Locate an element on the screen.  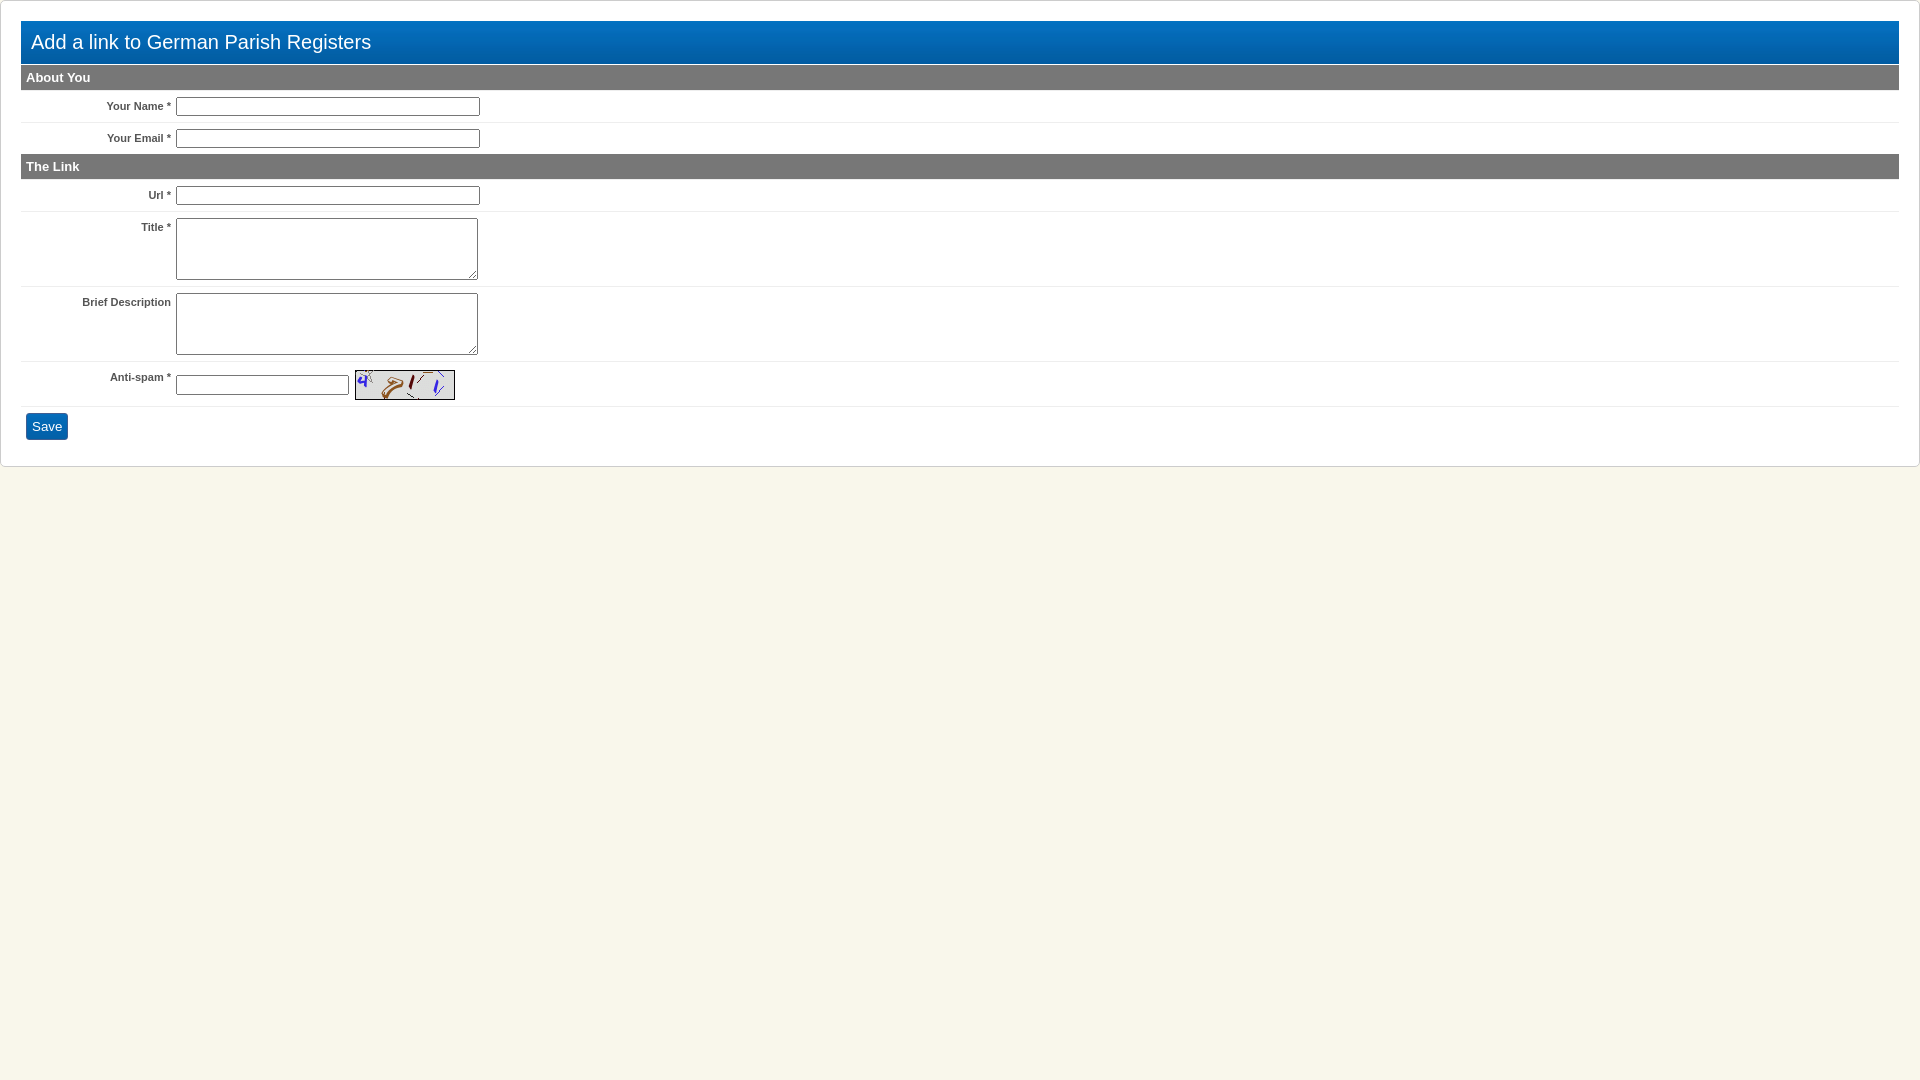
'Reload Image' is located at coordinates (403, 395).